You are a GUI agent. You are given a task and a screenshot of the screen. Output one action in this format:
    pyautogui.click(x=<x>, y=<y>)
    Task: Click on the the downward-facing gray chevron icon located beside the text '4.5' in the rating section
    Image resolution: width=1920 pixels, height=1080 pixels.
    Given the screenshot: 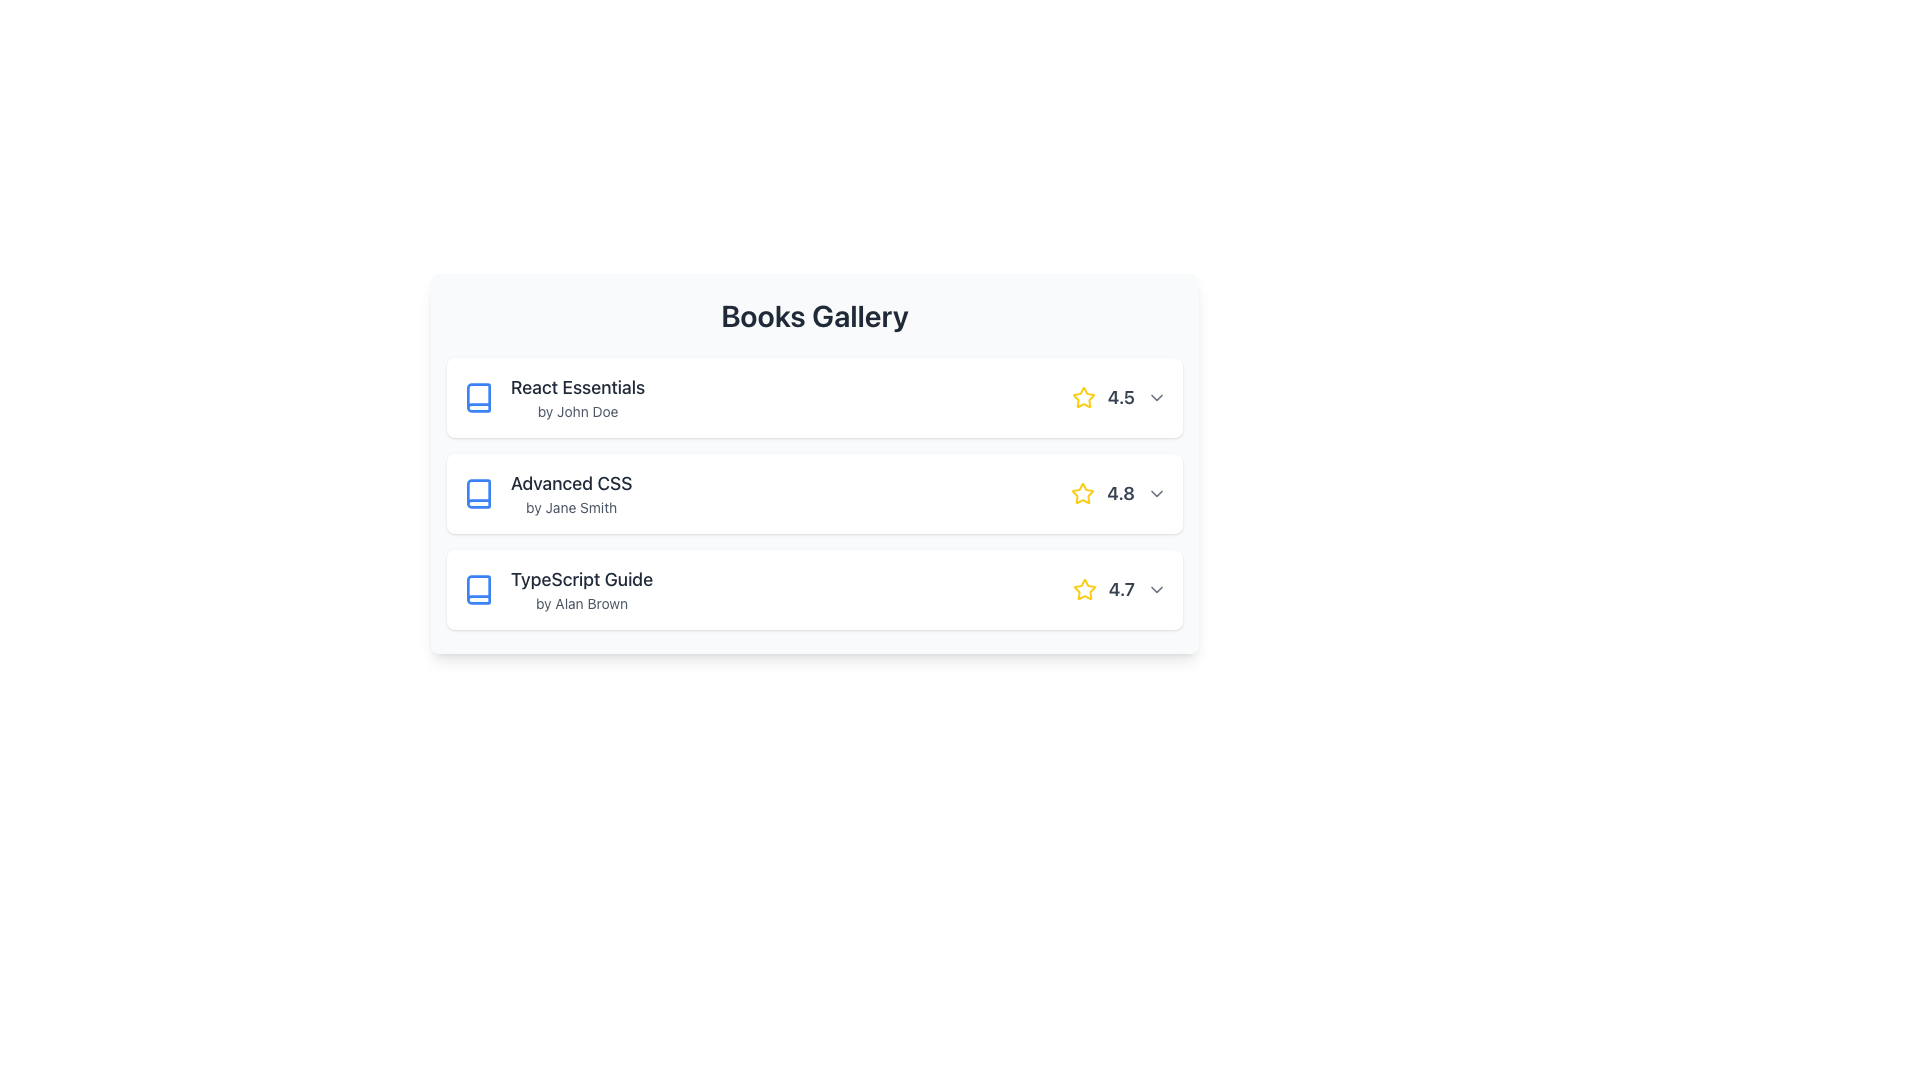 What is the action you would take?
    pyautogui.click(x=1156, y=397)
    